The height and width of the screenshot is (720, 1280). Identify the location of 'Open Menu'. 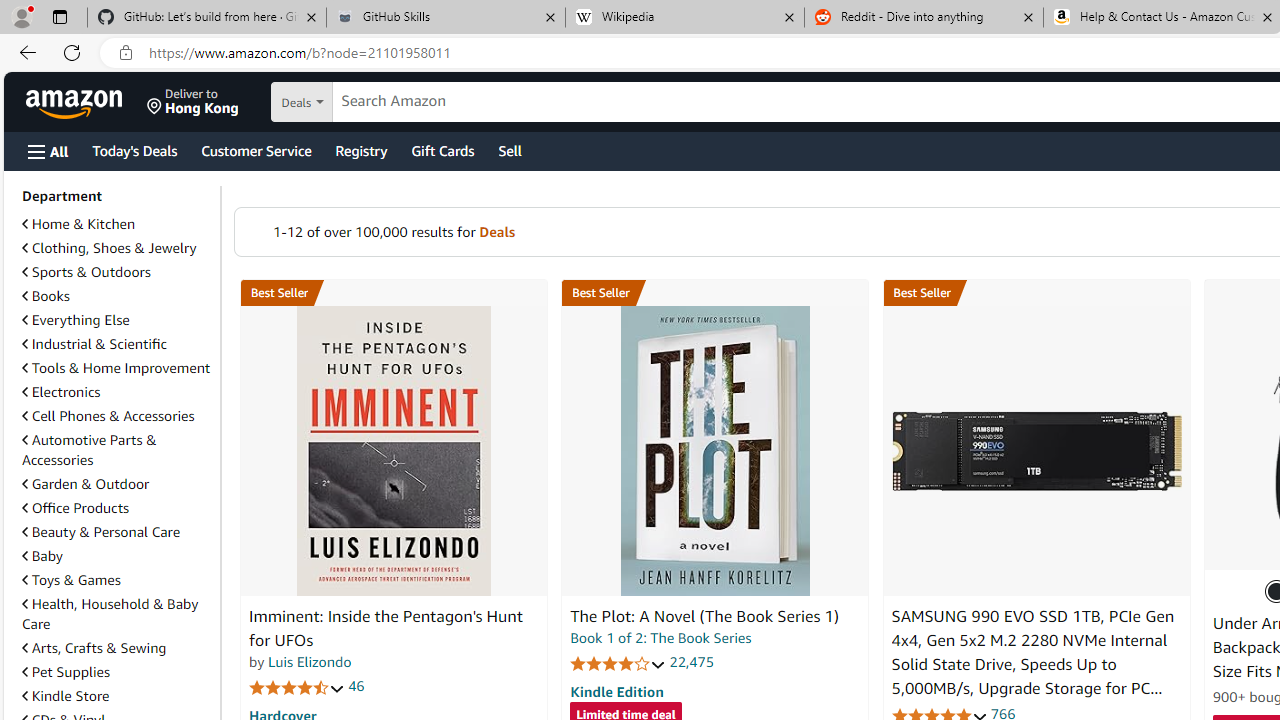
(48, 150).